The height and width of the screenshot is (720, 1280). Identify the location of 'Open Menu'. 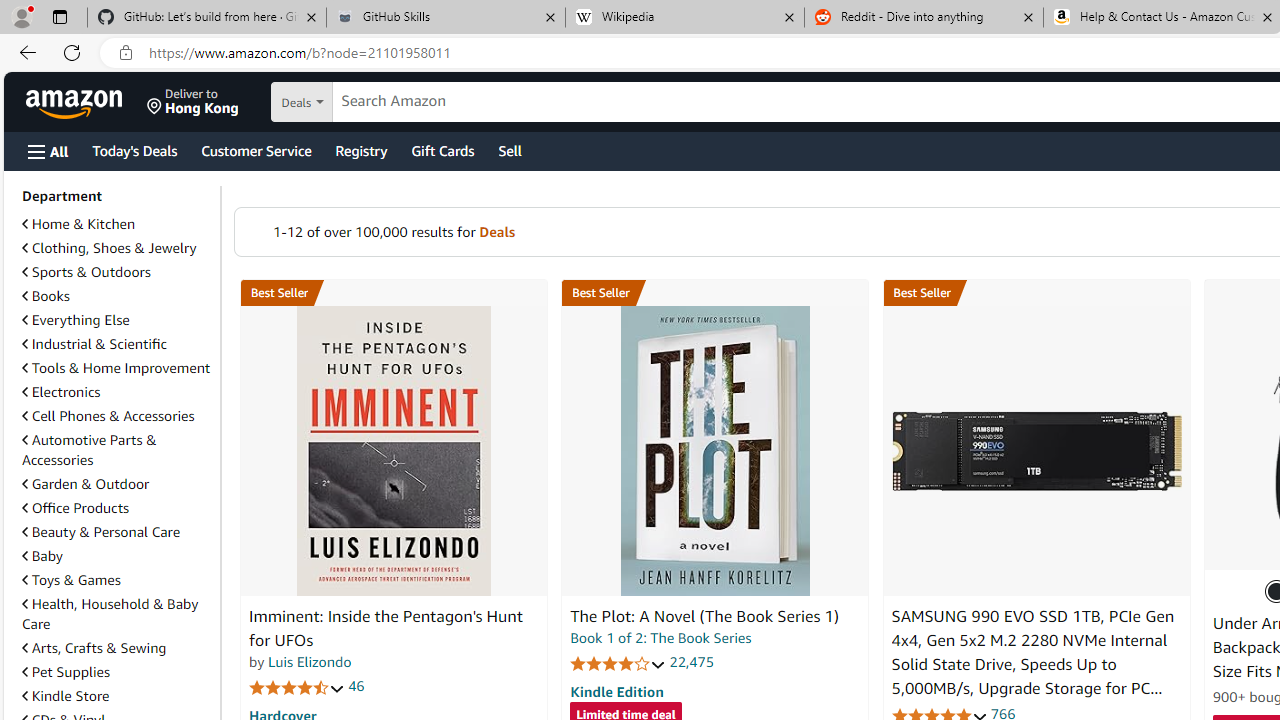
(48, 150).